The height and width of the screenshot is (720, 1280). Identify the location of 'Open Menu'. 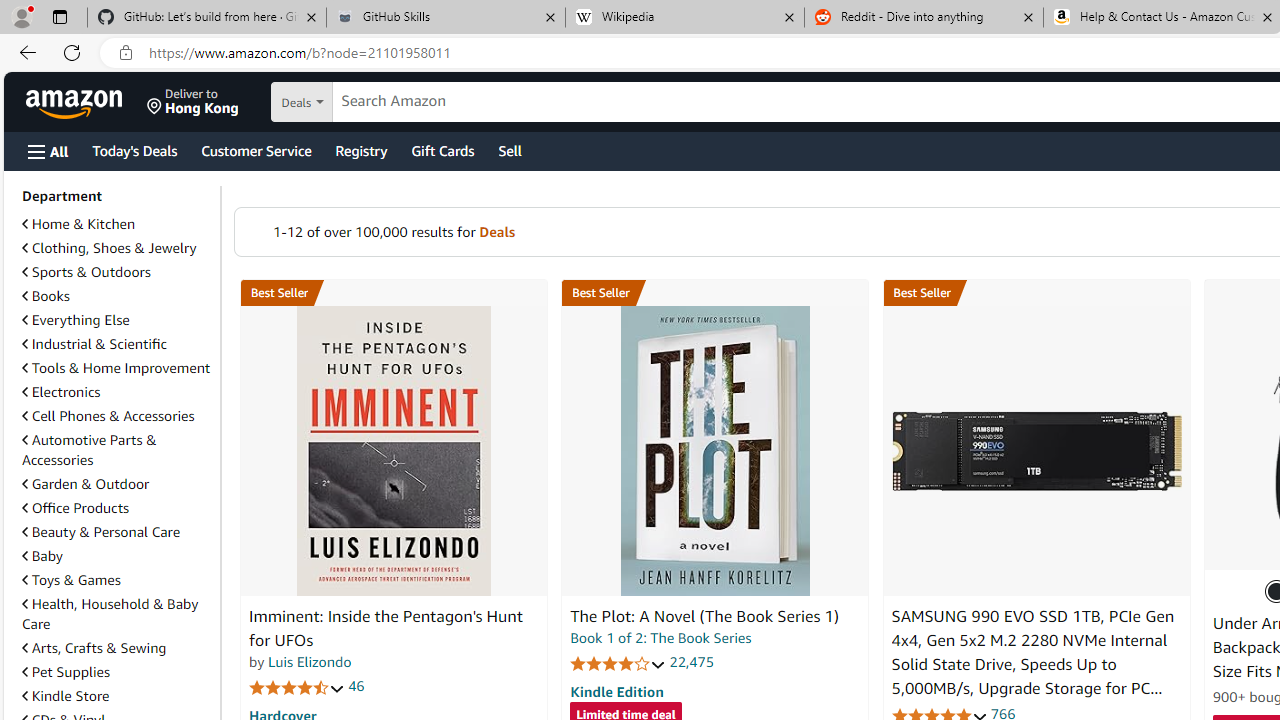
(48, 150).